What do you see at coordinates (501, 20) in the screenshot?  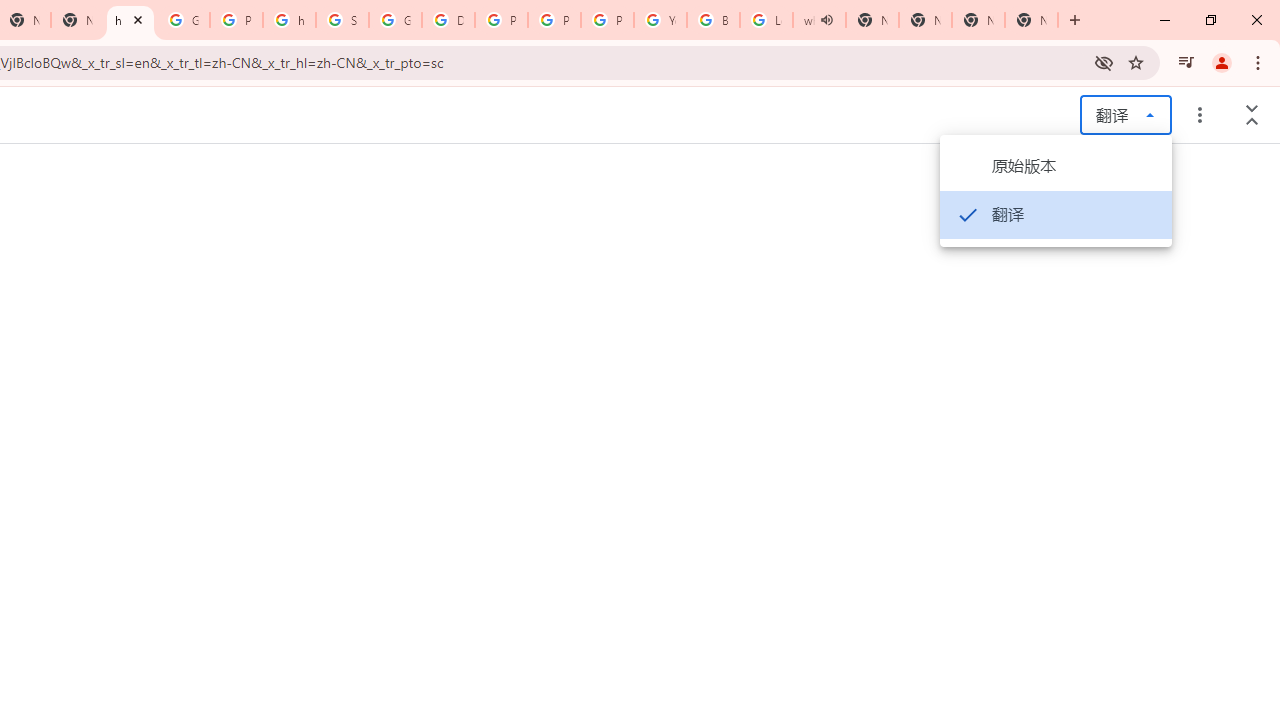 I see `'Privacy Help Center - Policies Help'` at bounding box center [501, 20].